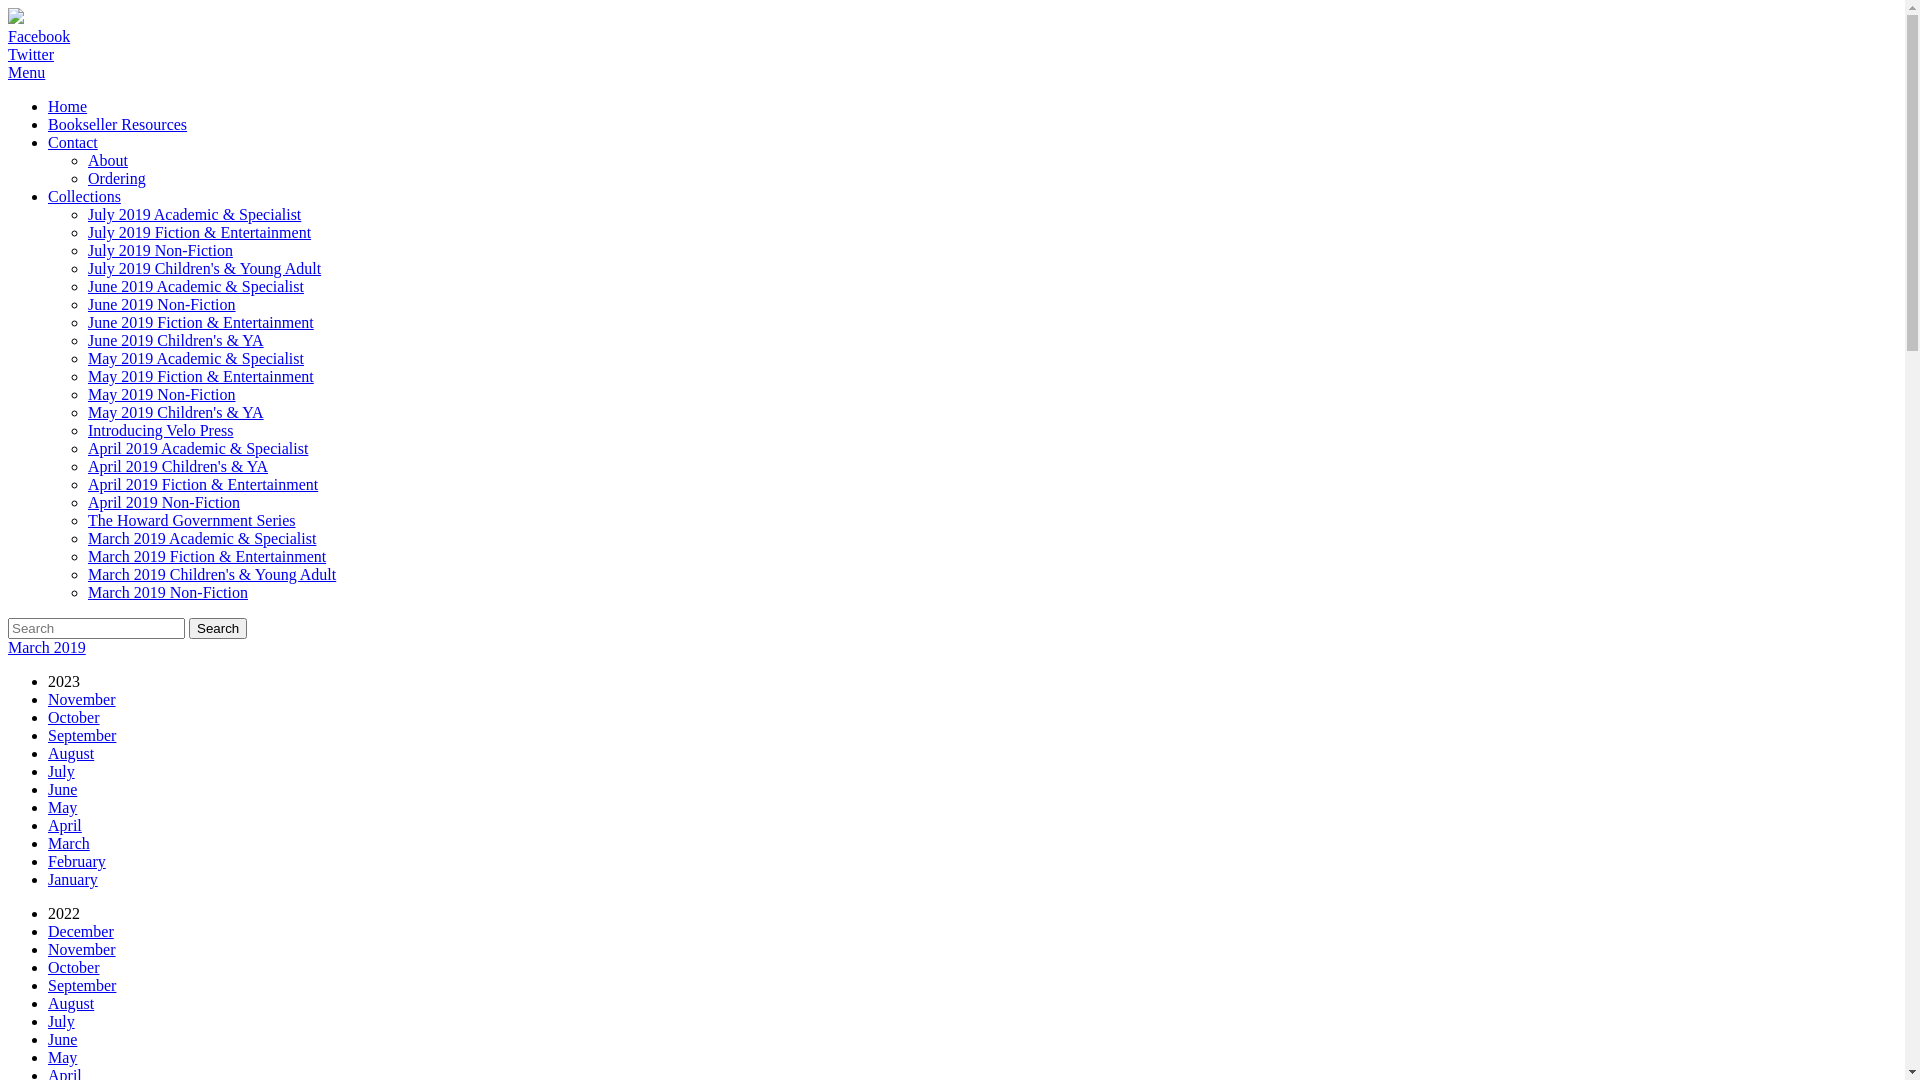  What do you see at coordinates (71, 1003) in the screenshot?
I see `'August'` at bounding box center [71, 1003].